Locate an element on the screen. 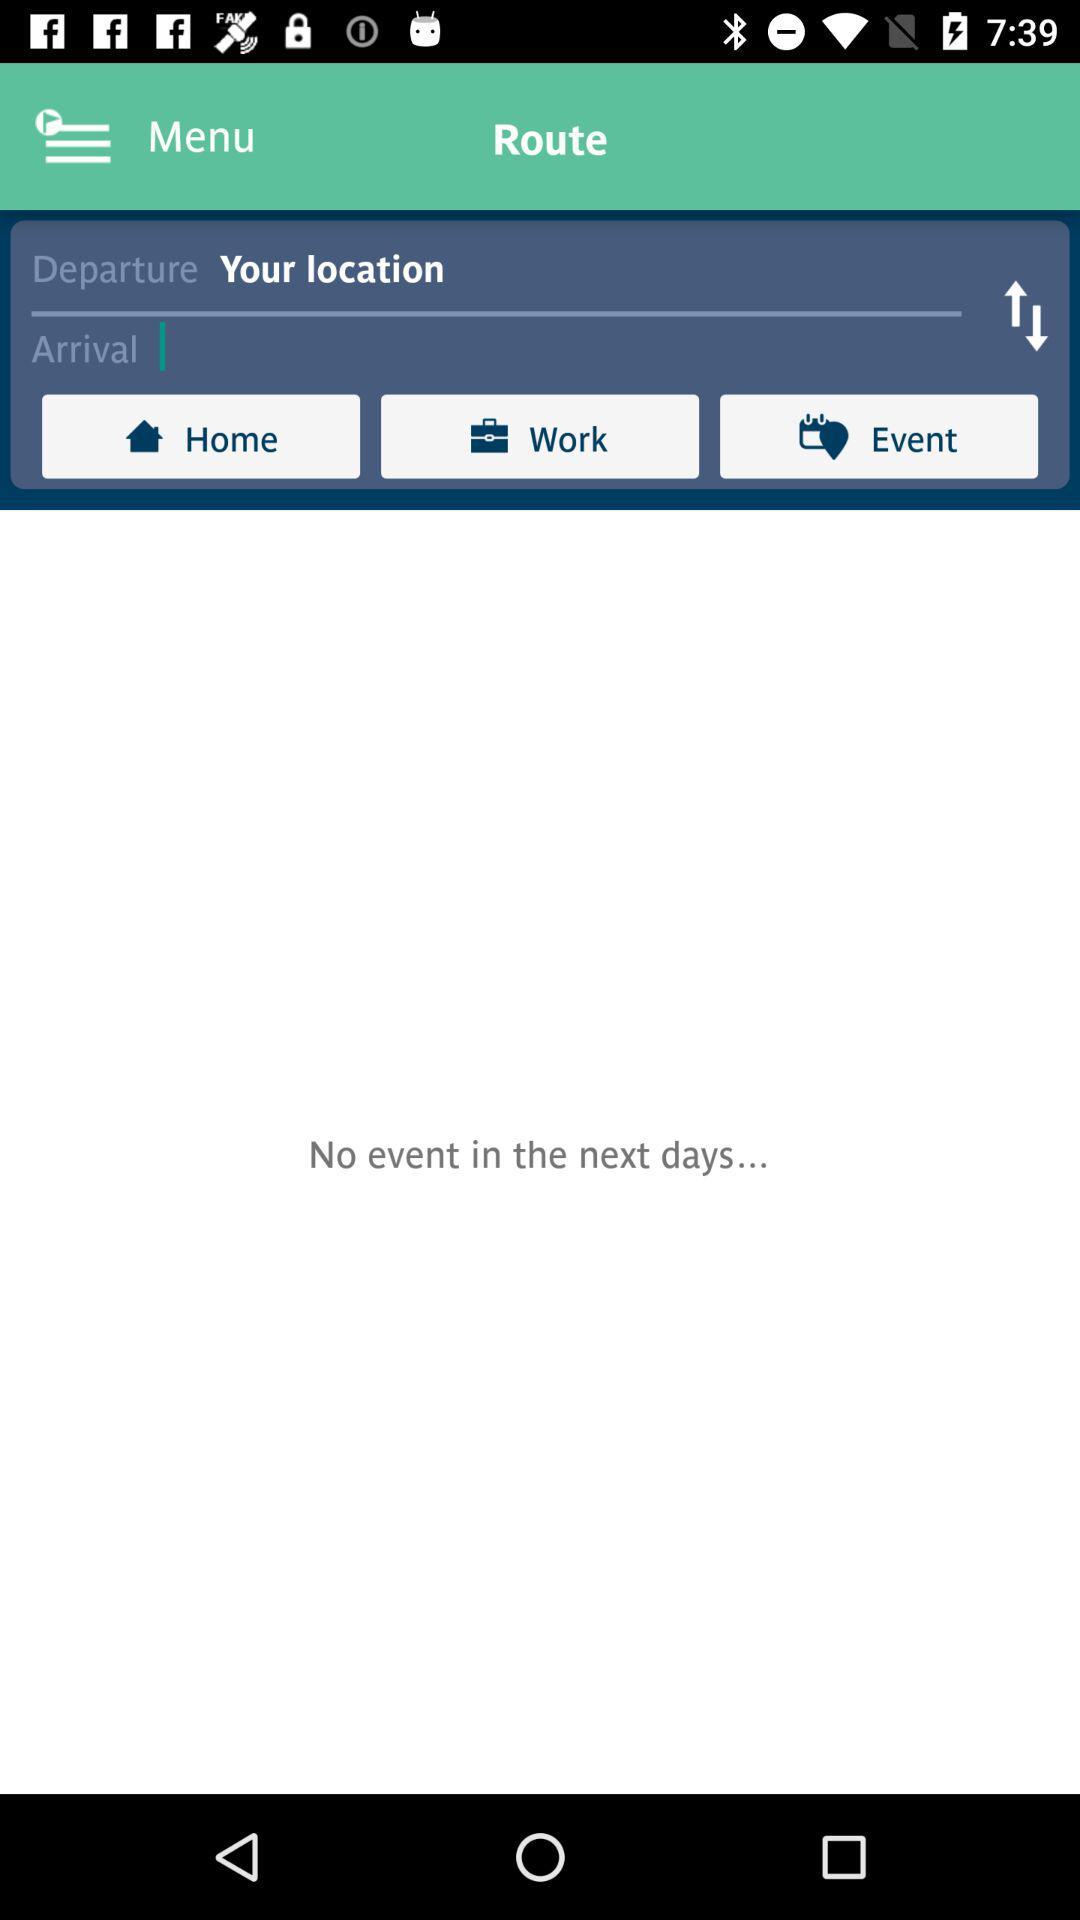 The height and width of the screenshot is (1920, 1080). arrival field is located at coordinates (571, 346).